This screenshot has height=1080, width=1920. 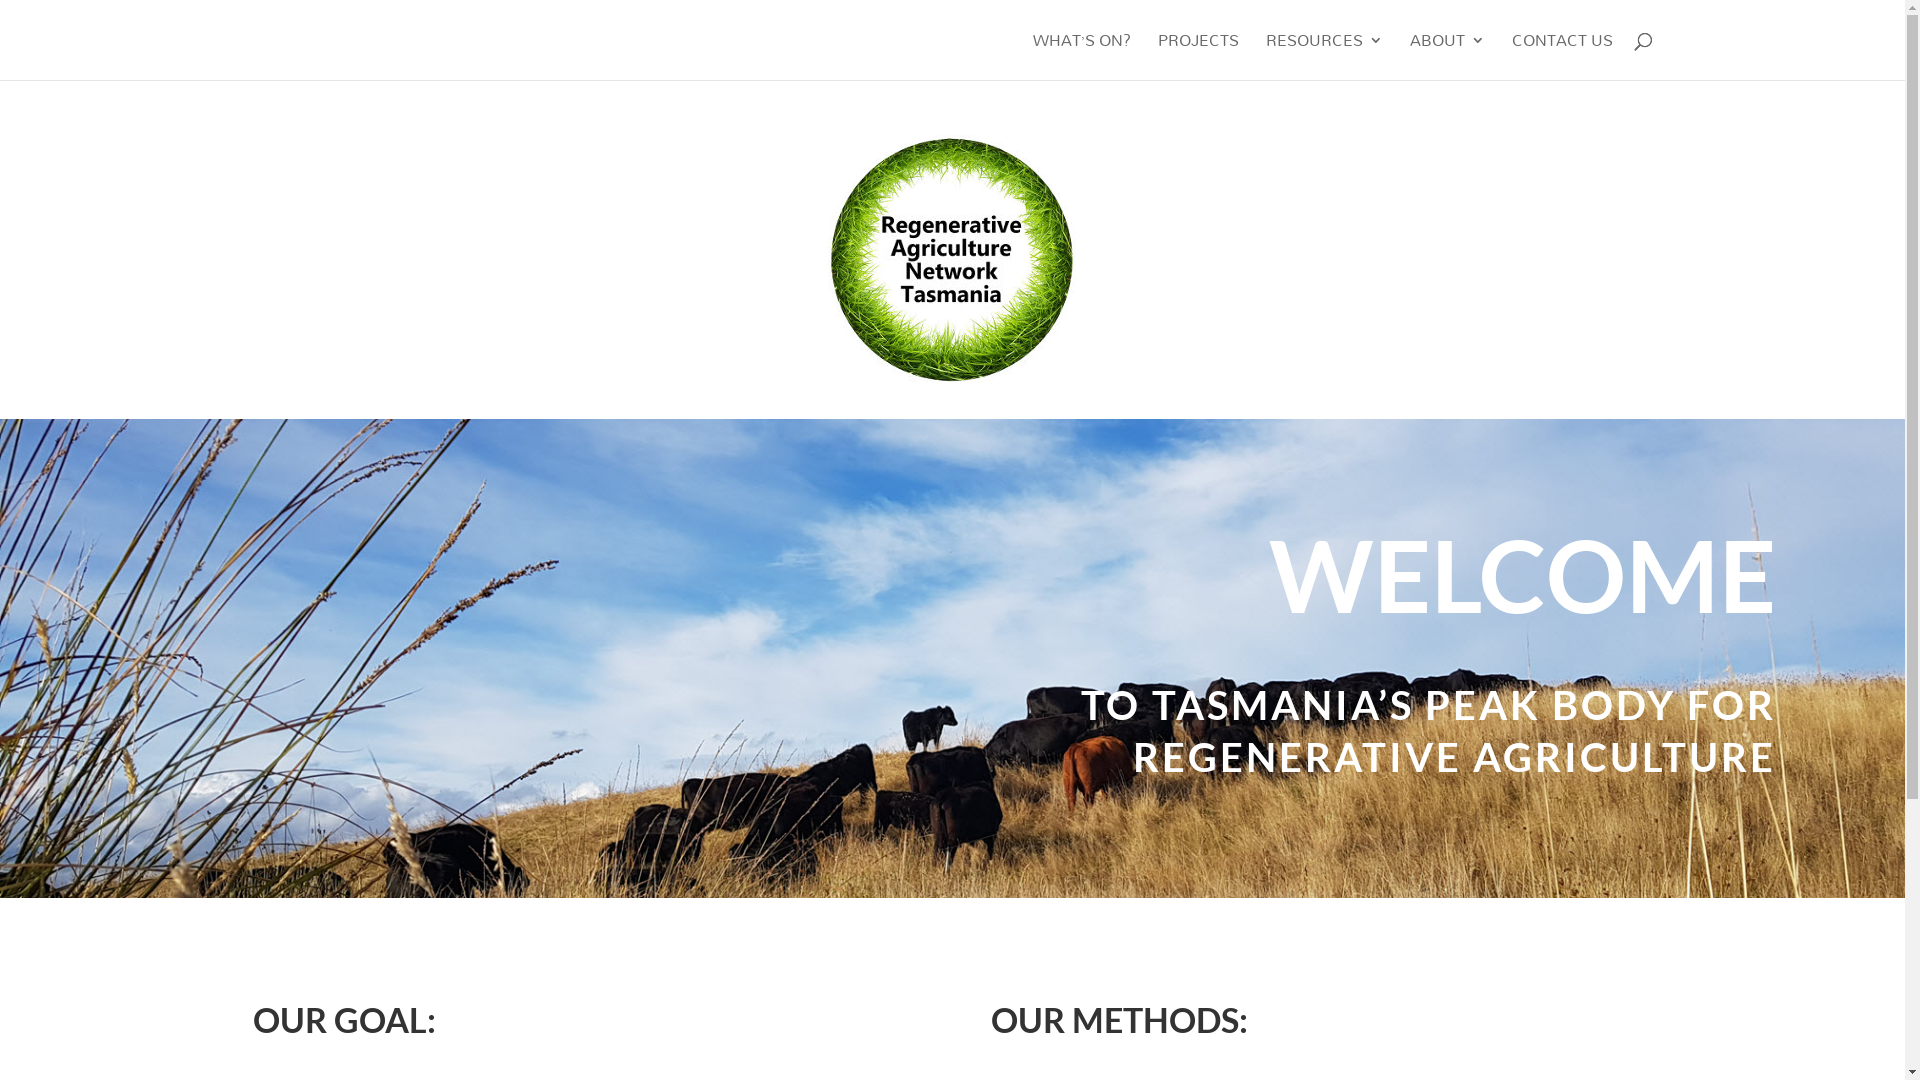 I want to click on 'PROJECTS', so click(x=1198, y=55).